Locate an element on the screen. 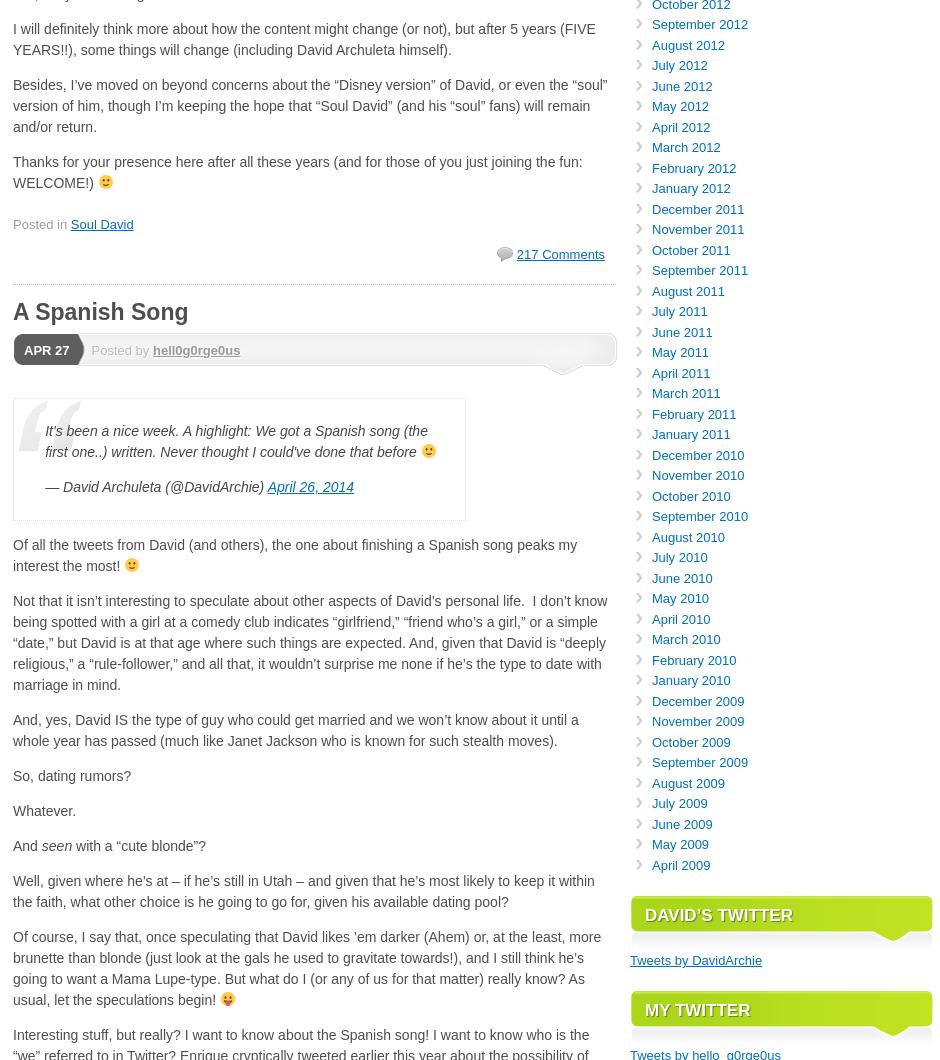 This screenshot has width=940, height=1060. 'So, dating rumors?' is located at coordinates (12, 773).